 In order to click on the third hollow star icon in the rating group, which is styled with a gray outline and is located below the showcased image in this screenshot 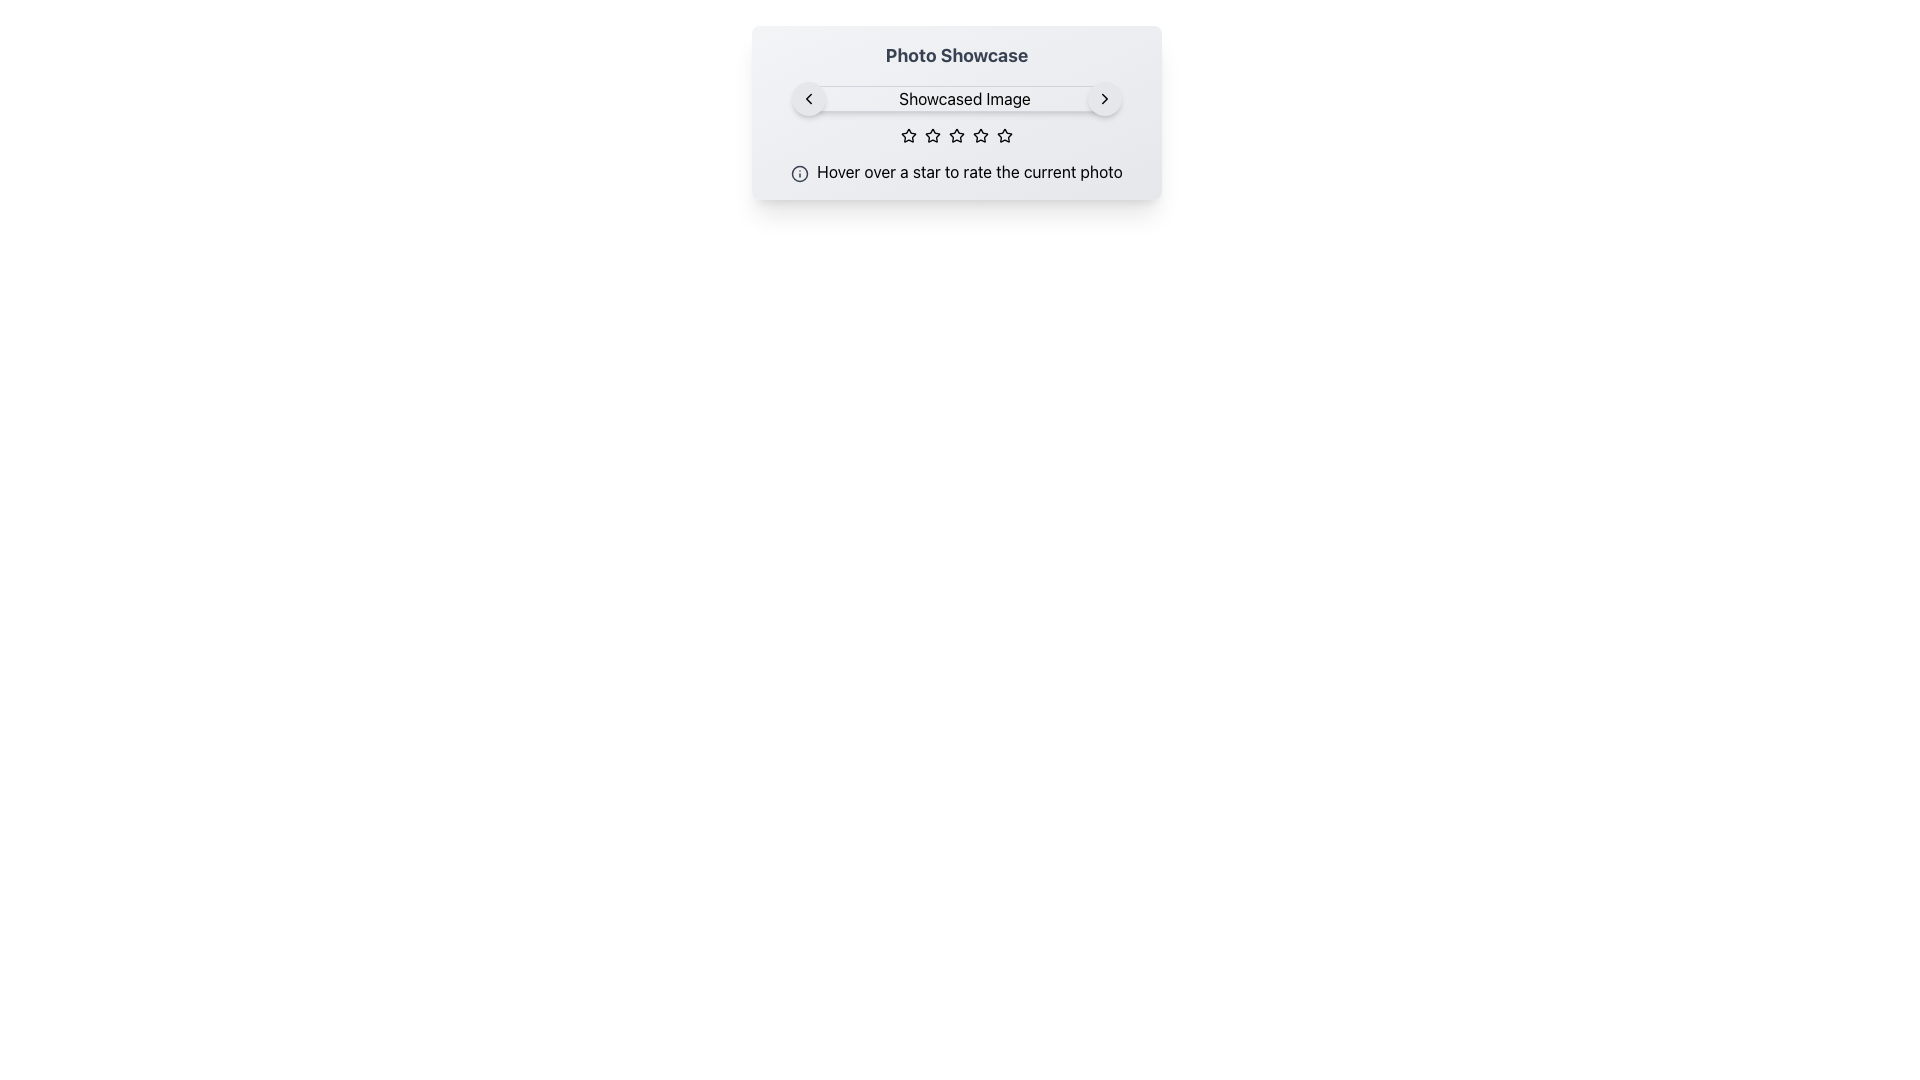, I will do `click(955, 135)`.